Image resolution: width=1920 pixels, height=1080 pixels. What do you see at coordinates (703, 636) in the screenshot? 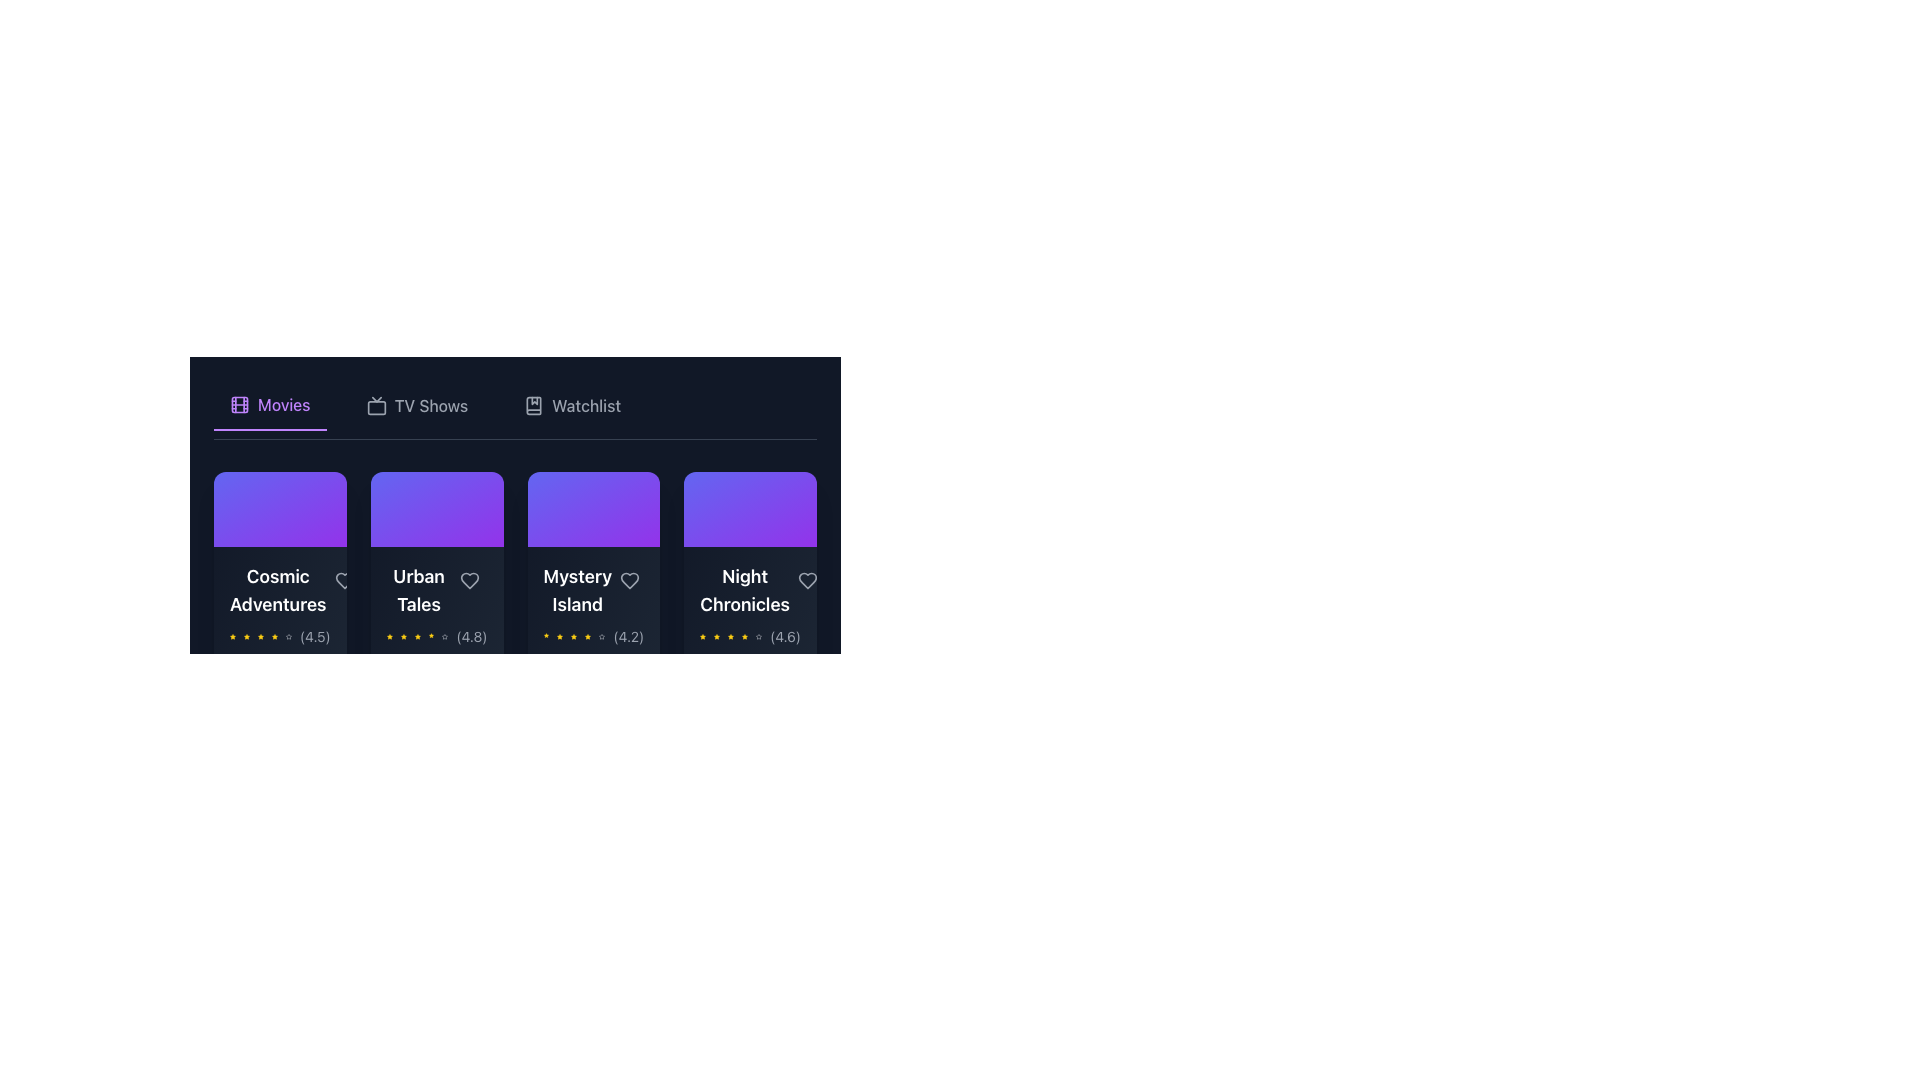
I see `the first yellow star icon in the rating system below the 'Night Chronicles' title` at bounding box center [703, 636].